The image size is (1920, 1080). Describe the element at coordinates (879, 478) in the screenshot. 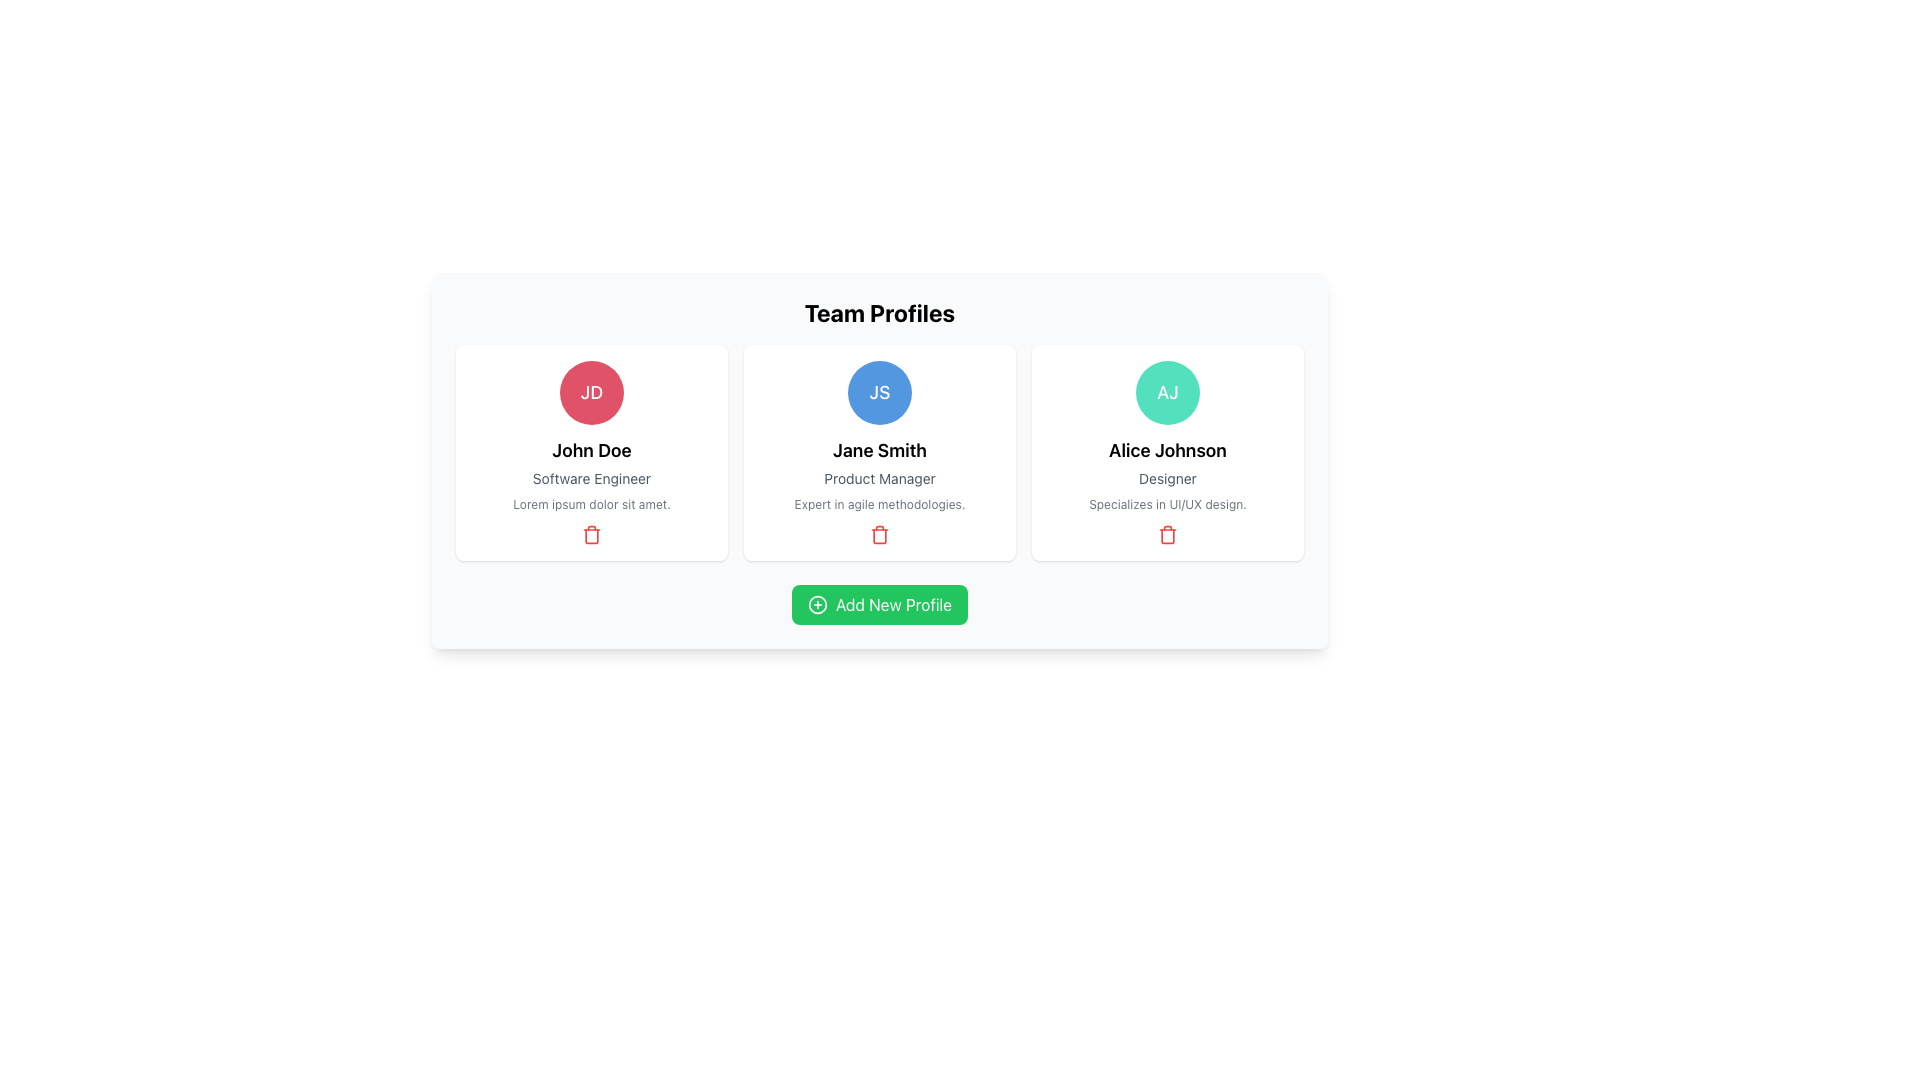

I see `the text element that reads 'Product Manager', which is styled with a small-sized, gray font and positioned below 'Jane Smith'` at that location.